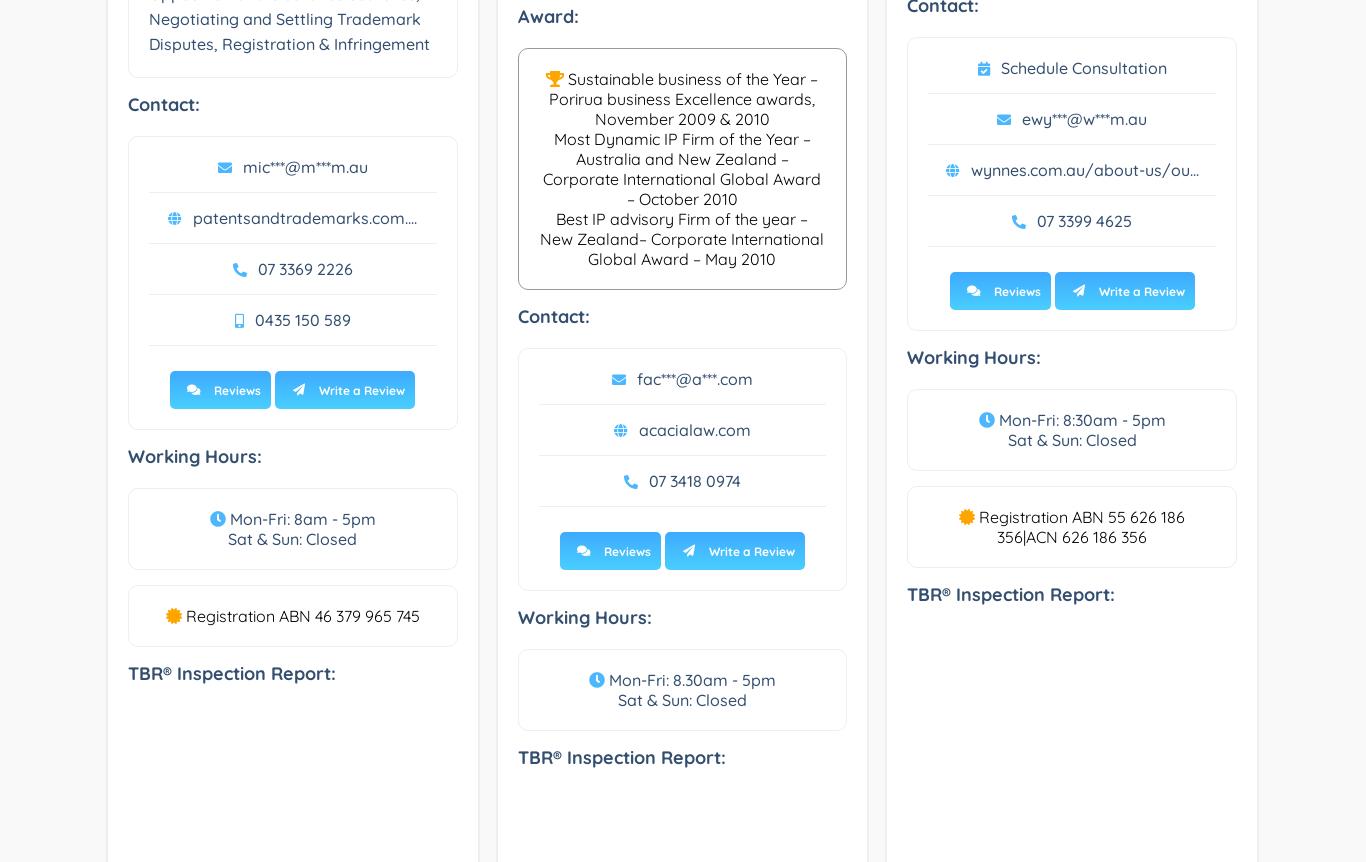 The image size is (1366, 862). What do you see at coordinates (689, 679) in the screenshot?
I see `'Mon-Fri: 8.30am - 5pm'` at bounding box center [689, 679].